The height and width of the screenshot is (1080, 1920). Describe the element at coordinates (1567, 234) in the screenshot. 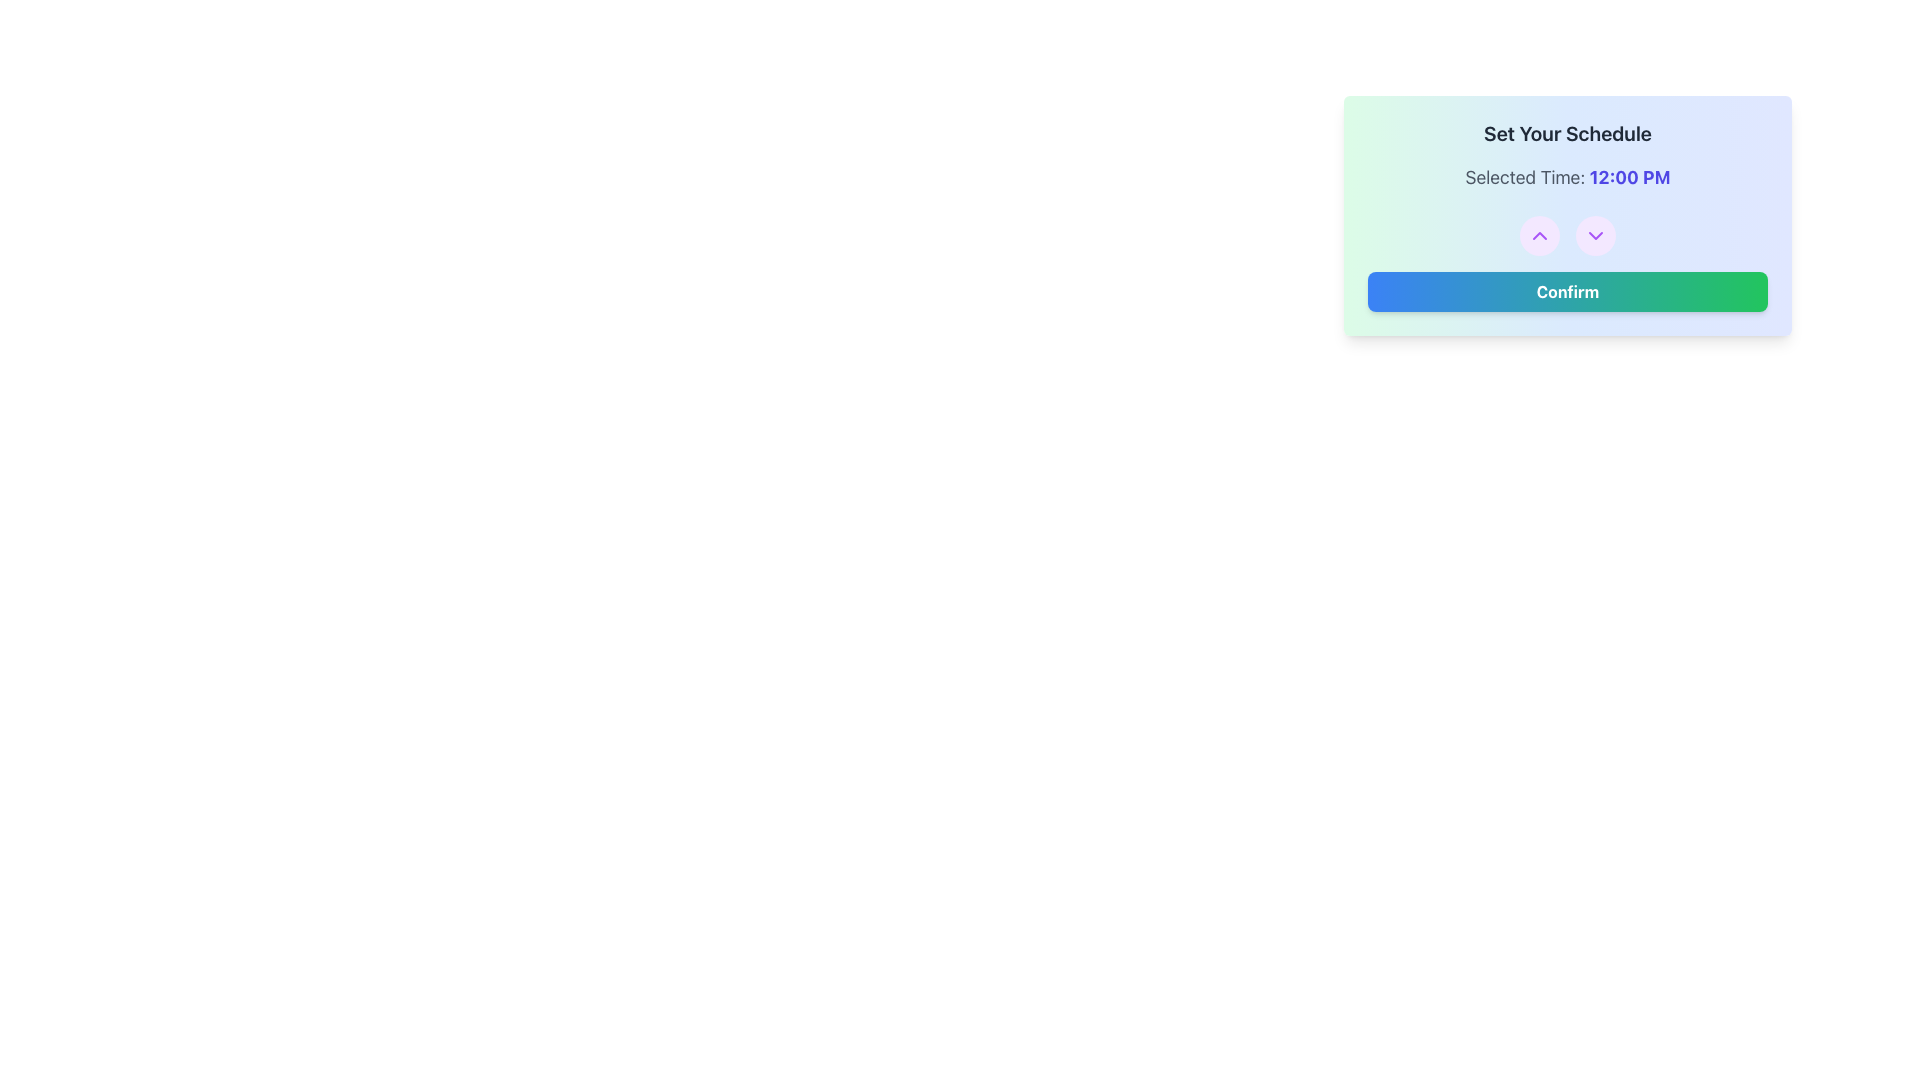

I see `the left circular button with an up-chevron icon in the time adjustment group` at that location.